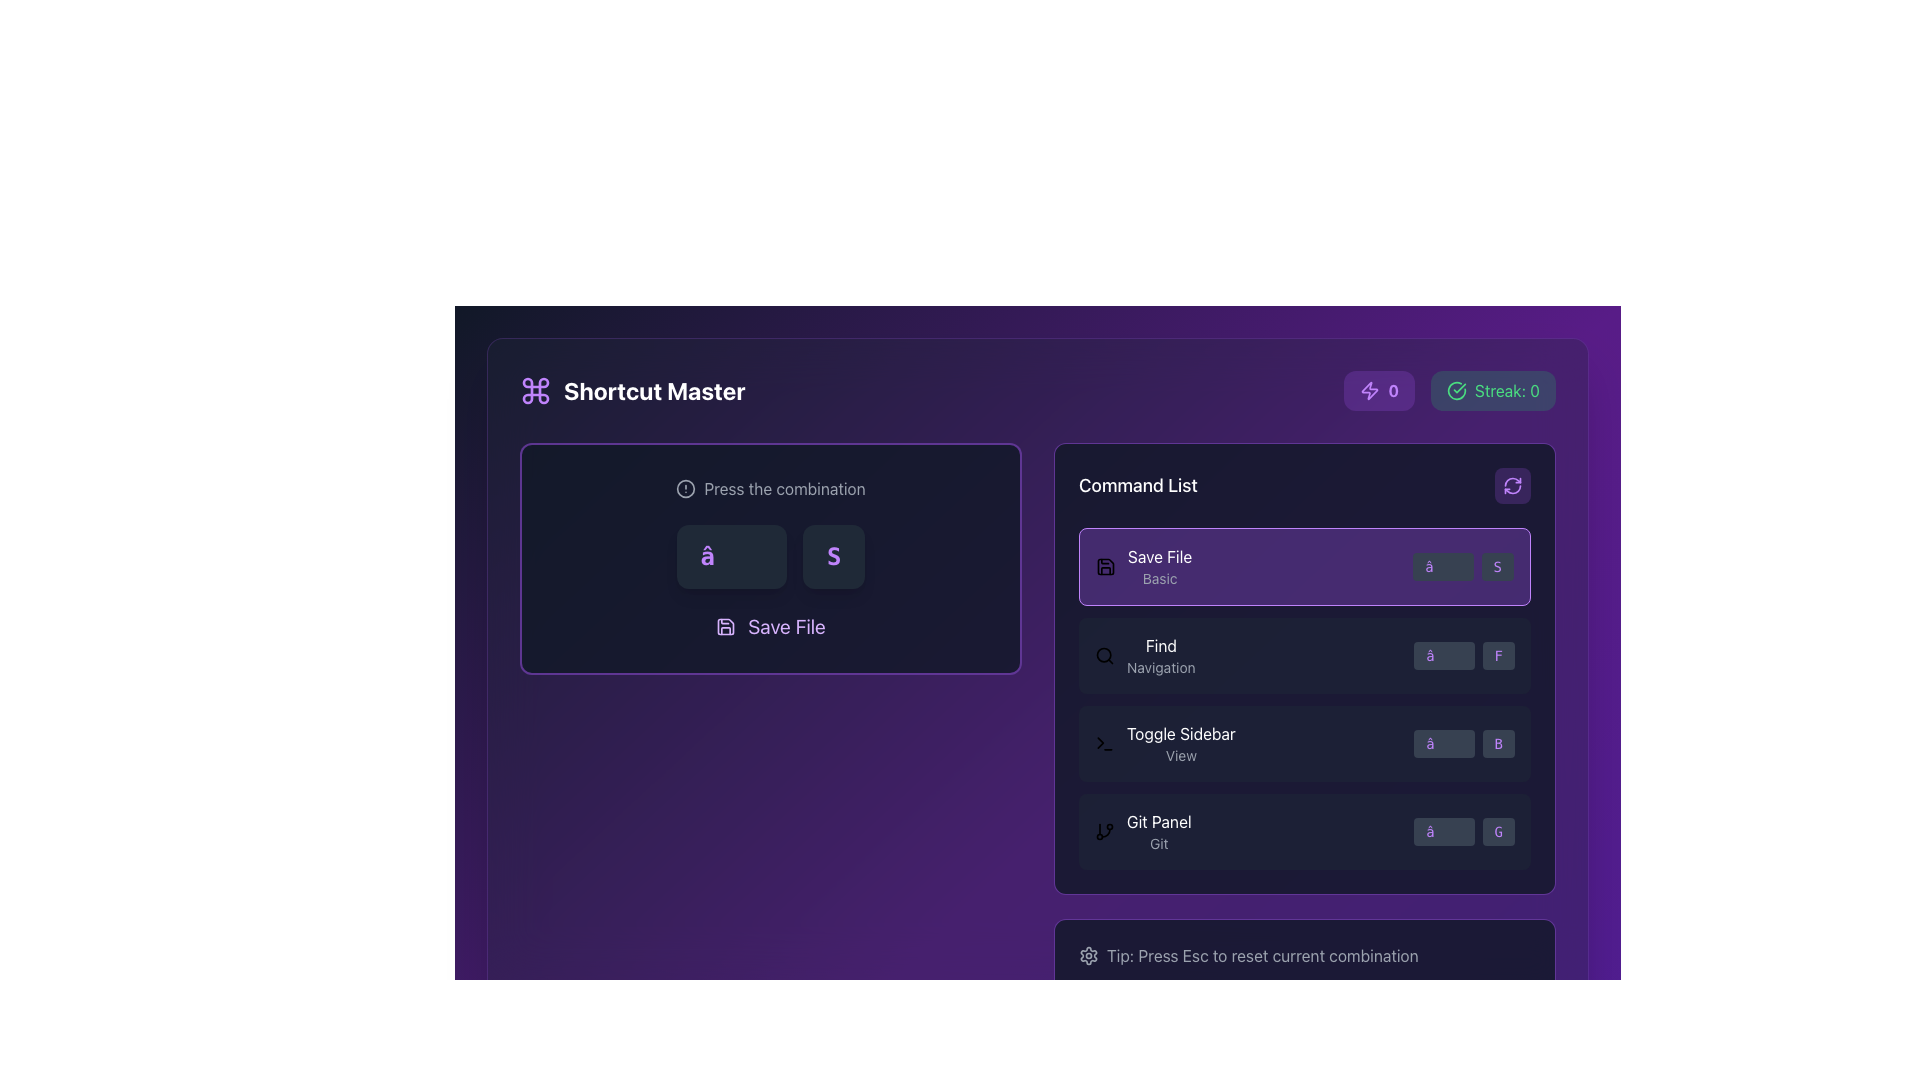 This screenshot has width=1920, height=1080. Describe the element at coordinates (834, 556) in the screenshot. I see `the visual appearance of the 'S' key representation, which is the second key in the horizontal group located in the 'Press the combination' subsection` at that location.